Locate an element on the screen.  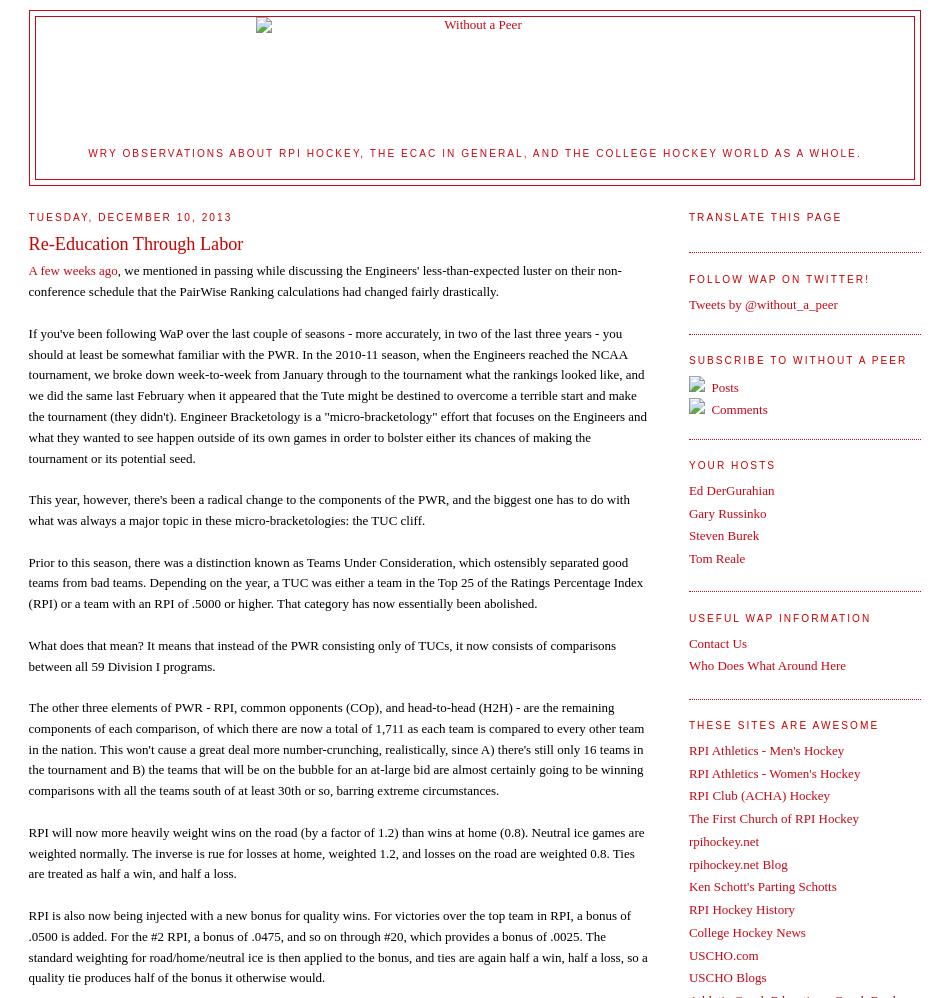
'Steven Burek' is located at coordinates (687, 535).